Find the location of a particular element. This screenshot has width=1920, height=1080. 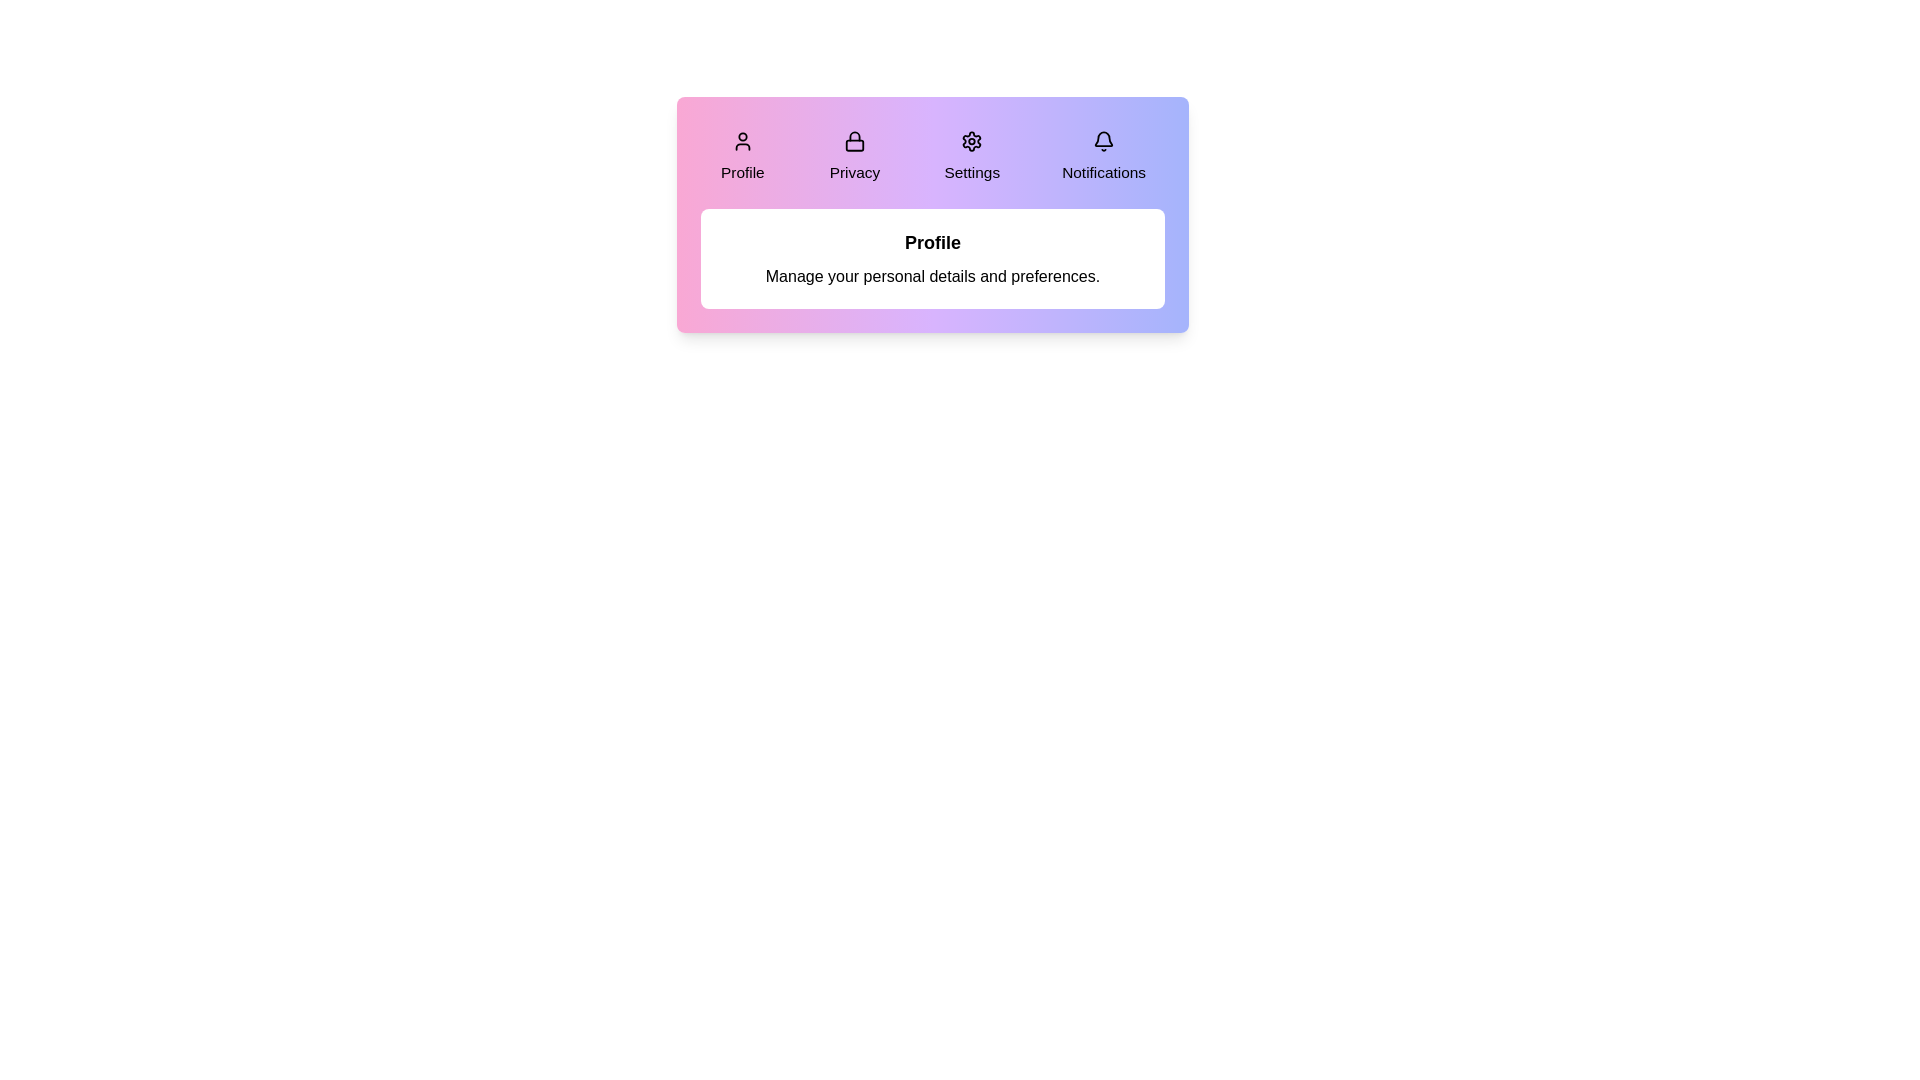

the icon of the tab labeled Notifications is located at coordinates (1103, 140).